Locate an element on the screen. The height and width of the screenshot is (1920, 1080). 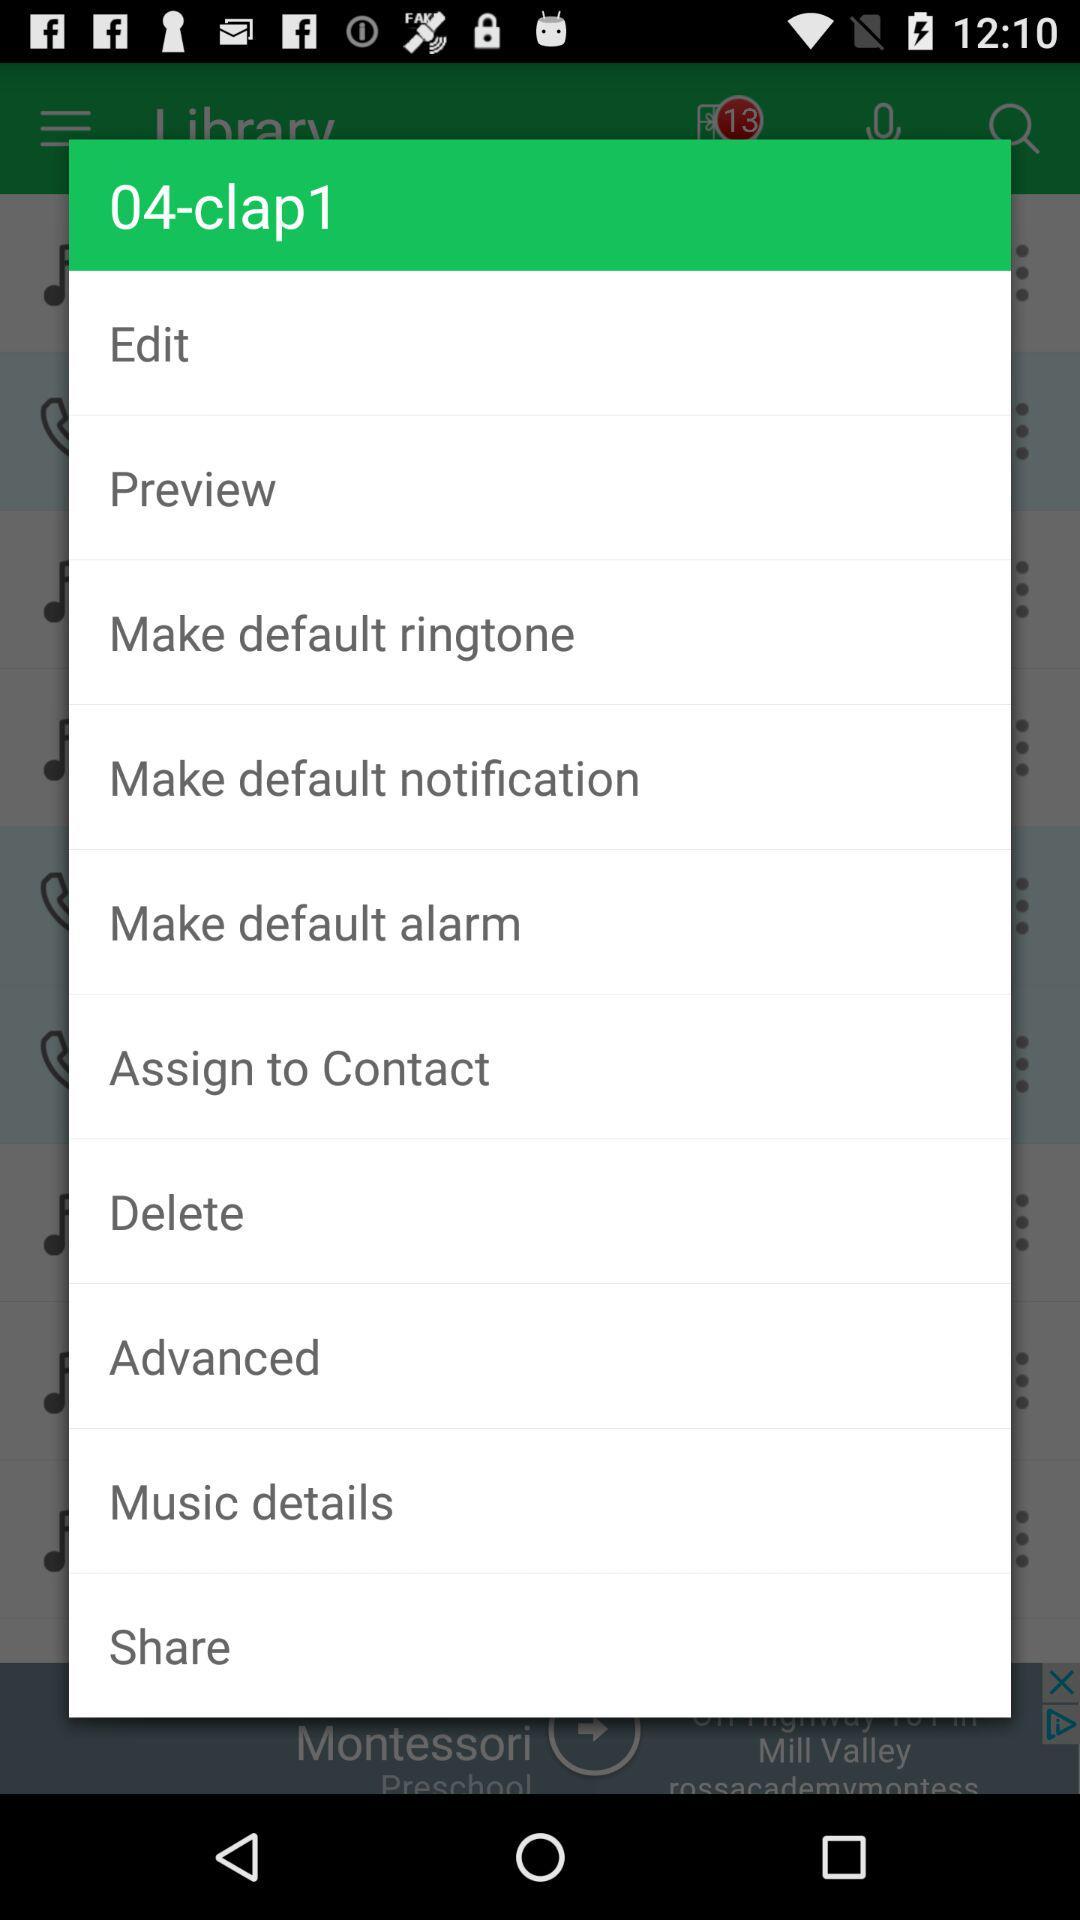
the app below advanced app is located at coordinates (540, 1500).